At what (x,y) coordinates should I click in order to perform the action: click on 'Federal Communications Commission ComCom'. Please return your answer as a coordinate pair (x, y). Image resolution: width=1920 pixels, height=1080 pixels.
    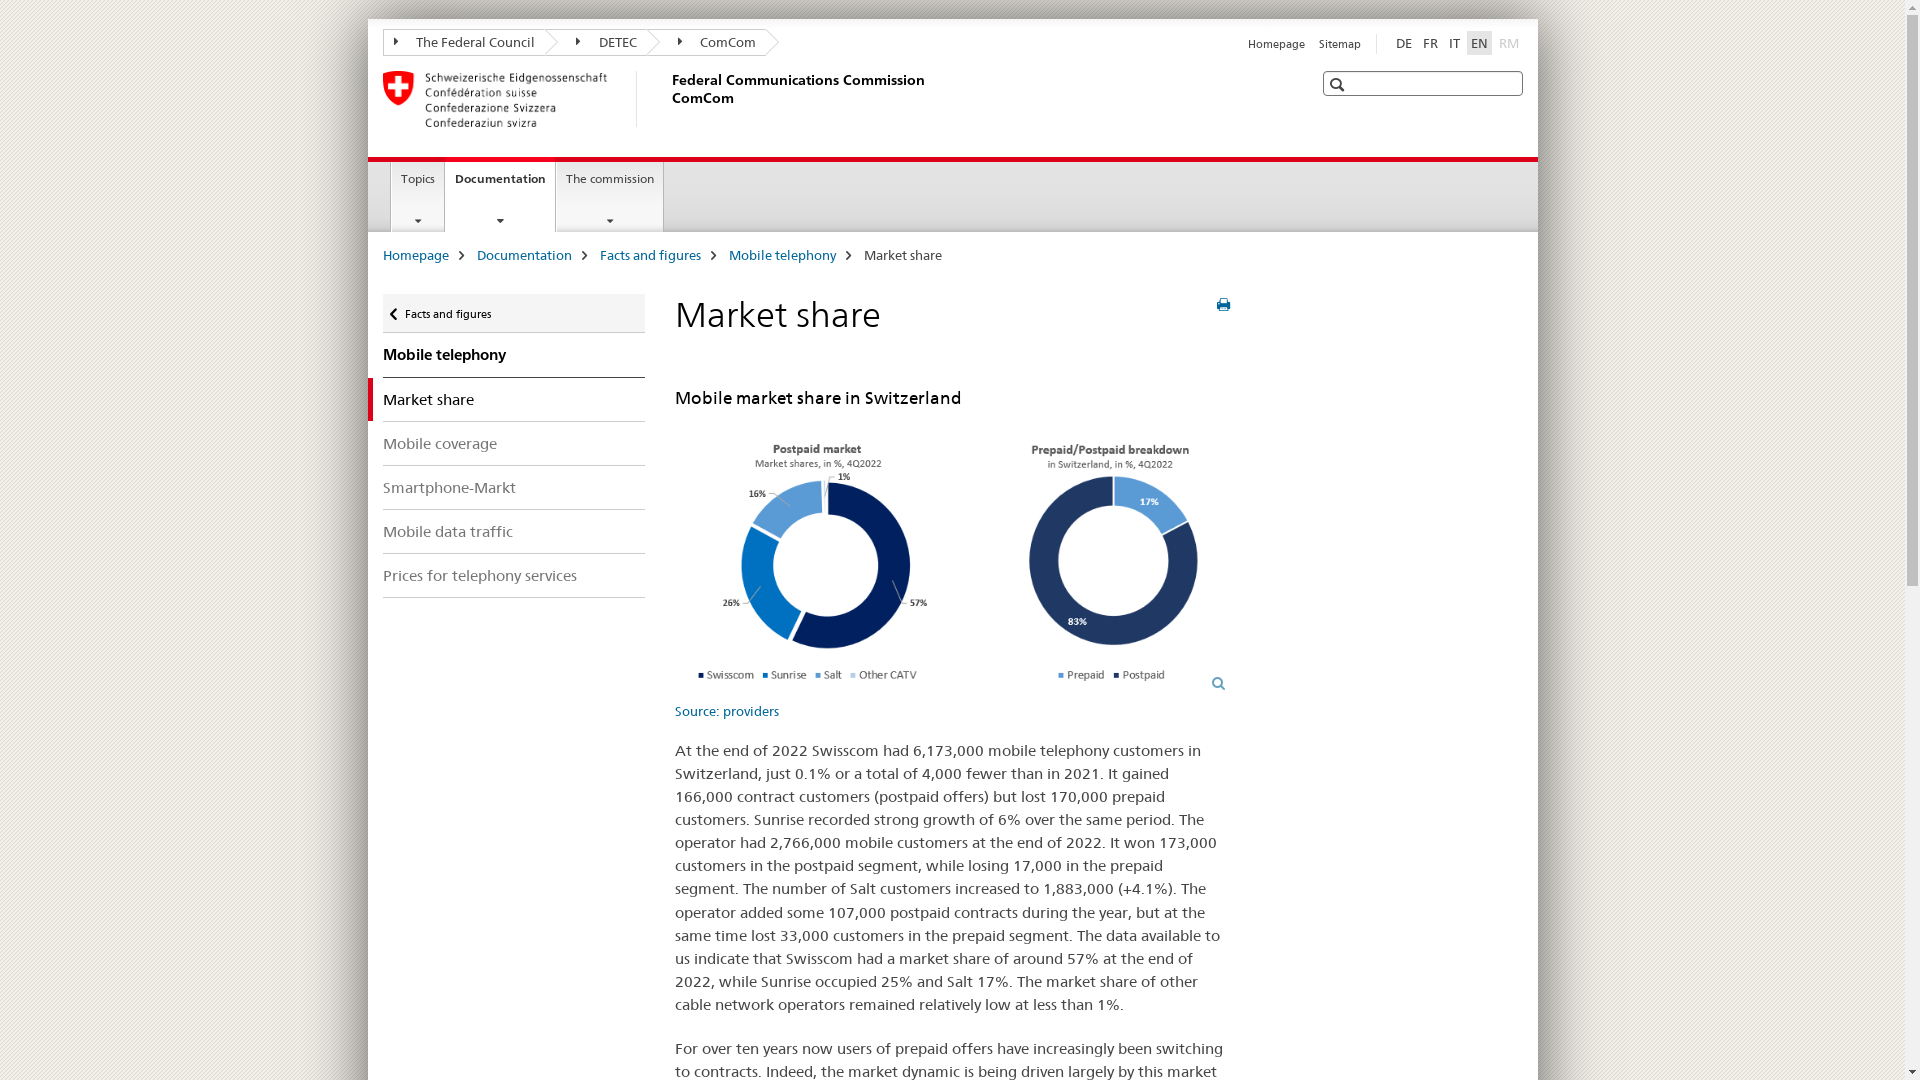
    Looking at the image, I should click on (667, 99).